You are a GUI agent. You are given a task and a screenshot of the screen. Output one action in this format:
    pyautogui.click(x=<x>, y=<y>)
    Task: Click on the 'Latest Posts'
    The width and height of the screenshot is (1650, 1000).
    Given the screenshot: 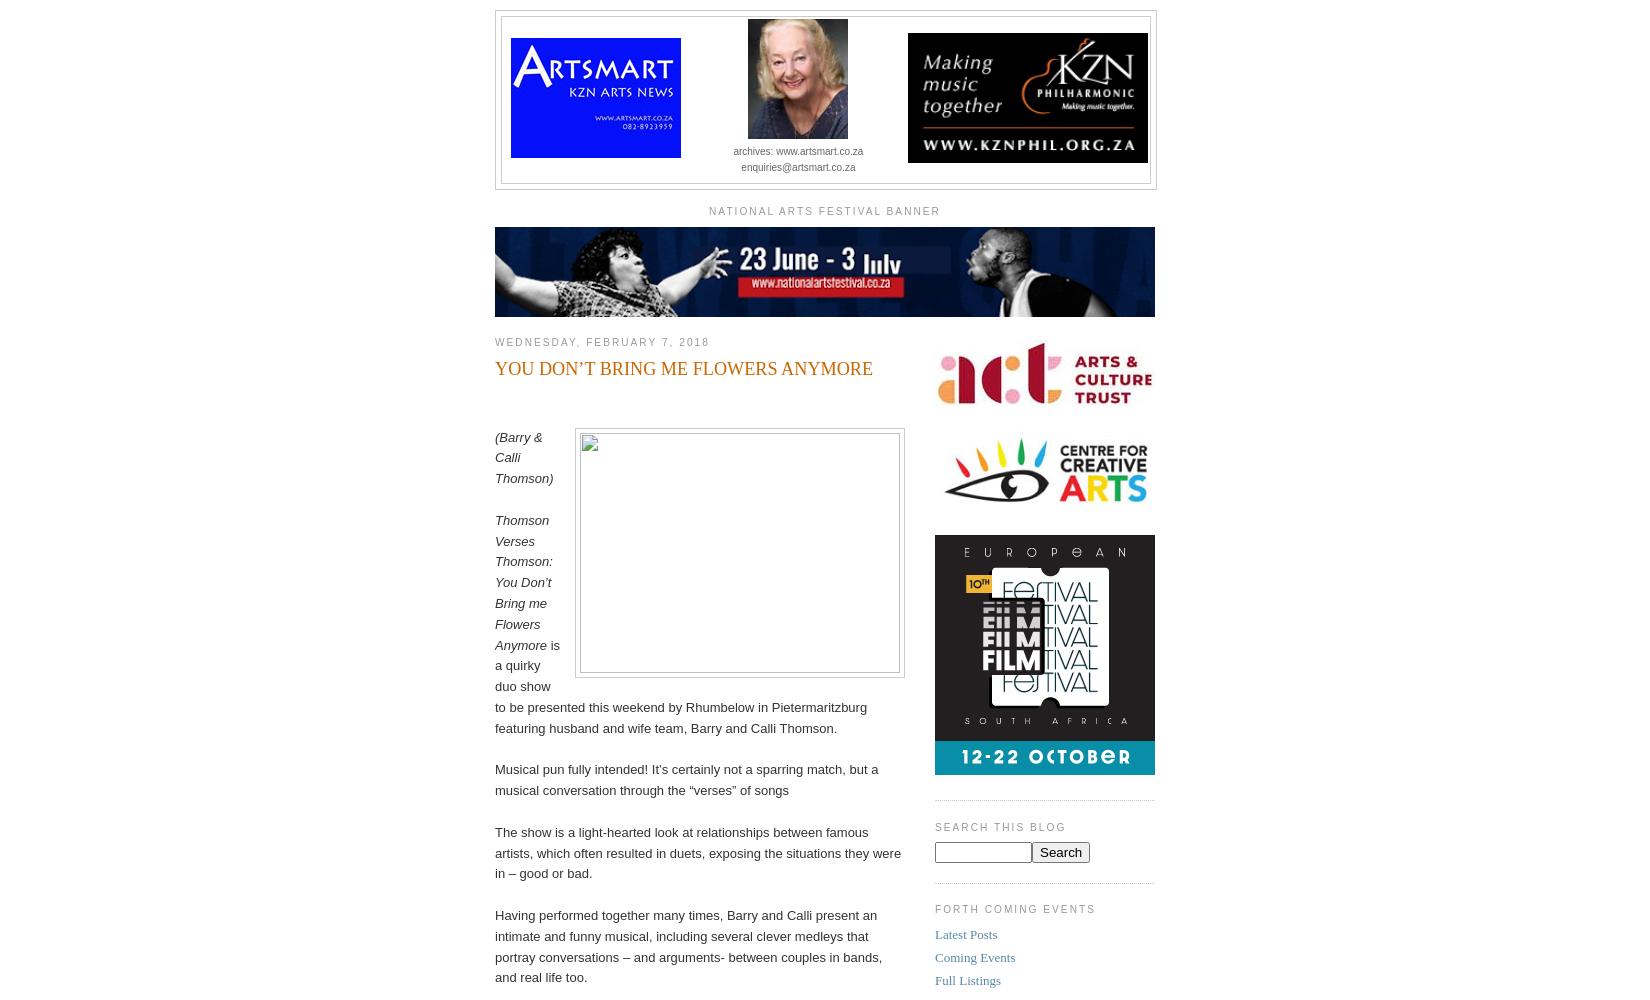 What is the action you would take?
    pyautogui.click(x=966, y=934)
    